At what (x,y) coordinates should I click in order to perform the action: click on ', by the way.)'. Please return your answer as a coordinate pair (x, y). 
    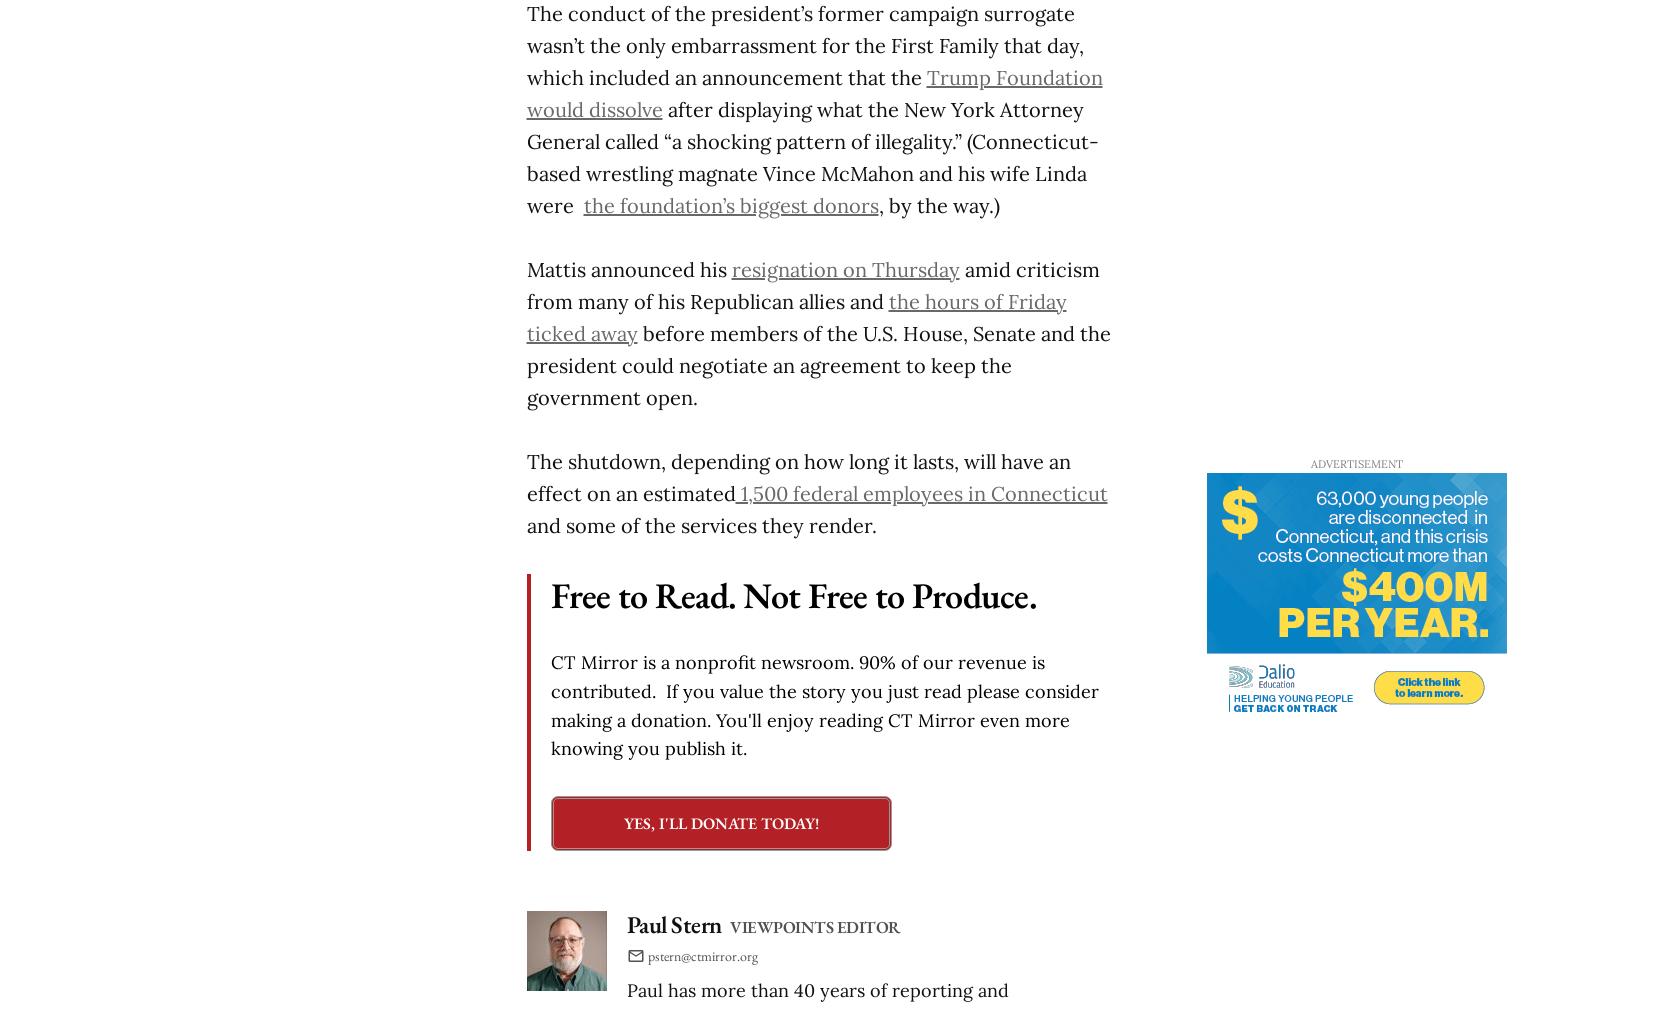
    Looking at the image, I should click on (878, 203).